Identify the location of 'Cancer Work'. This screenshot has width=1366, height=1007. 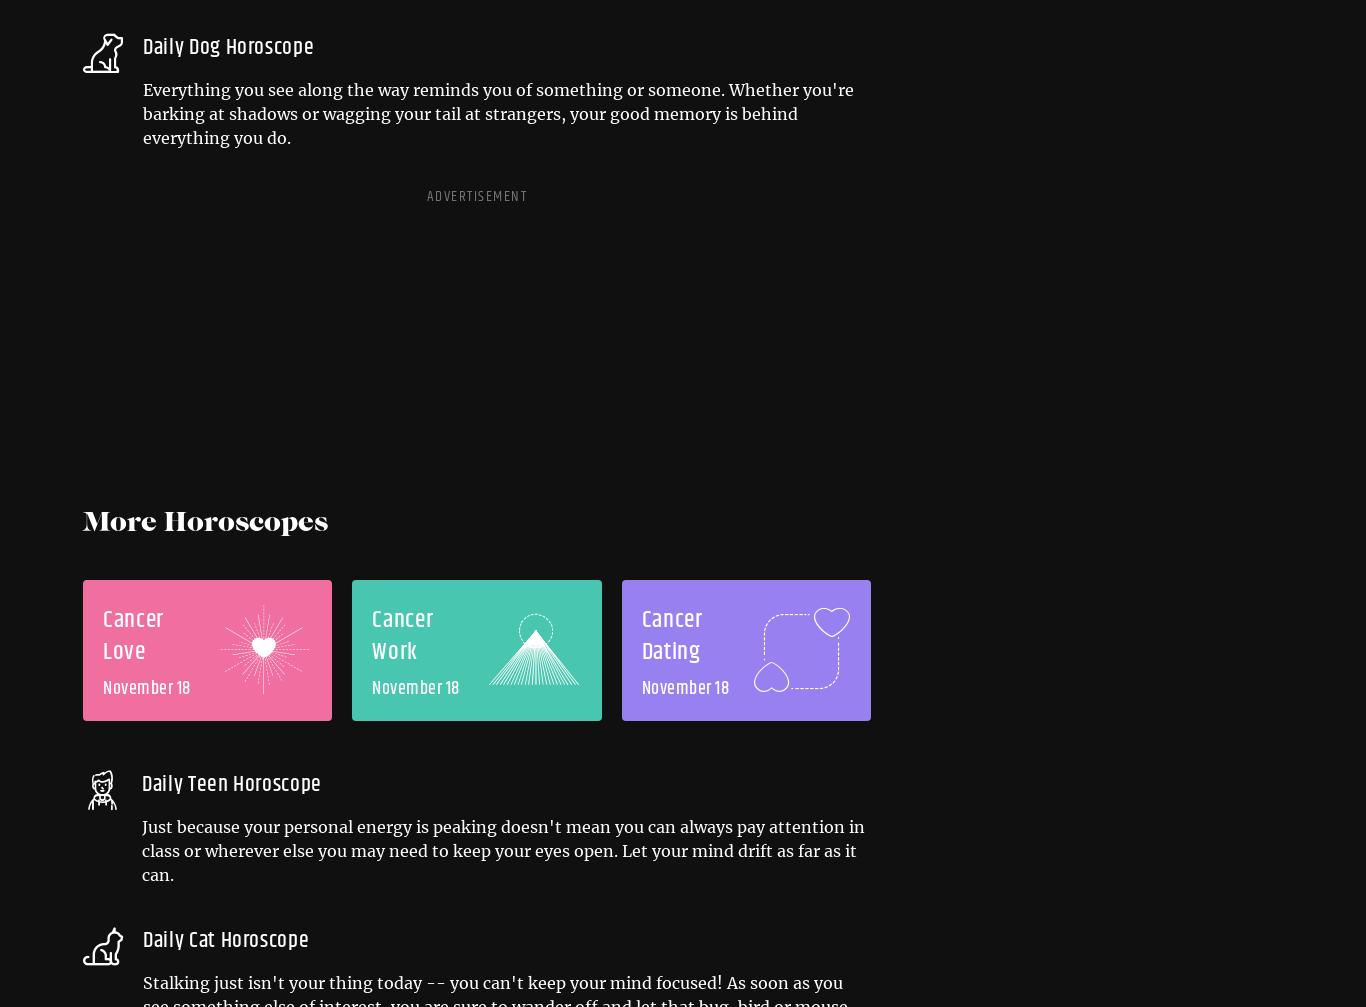
(370, 635).